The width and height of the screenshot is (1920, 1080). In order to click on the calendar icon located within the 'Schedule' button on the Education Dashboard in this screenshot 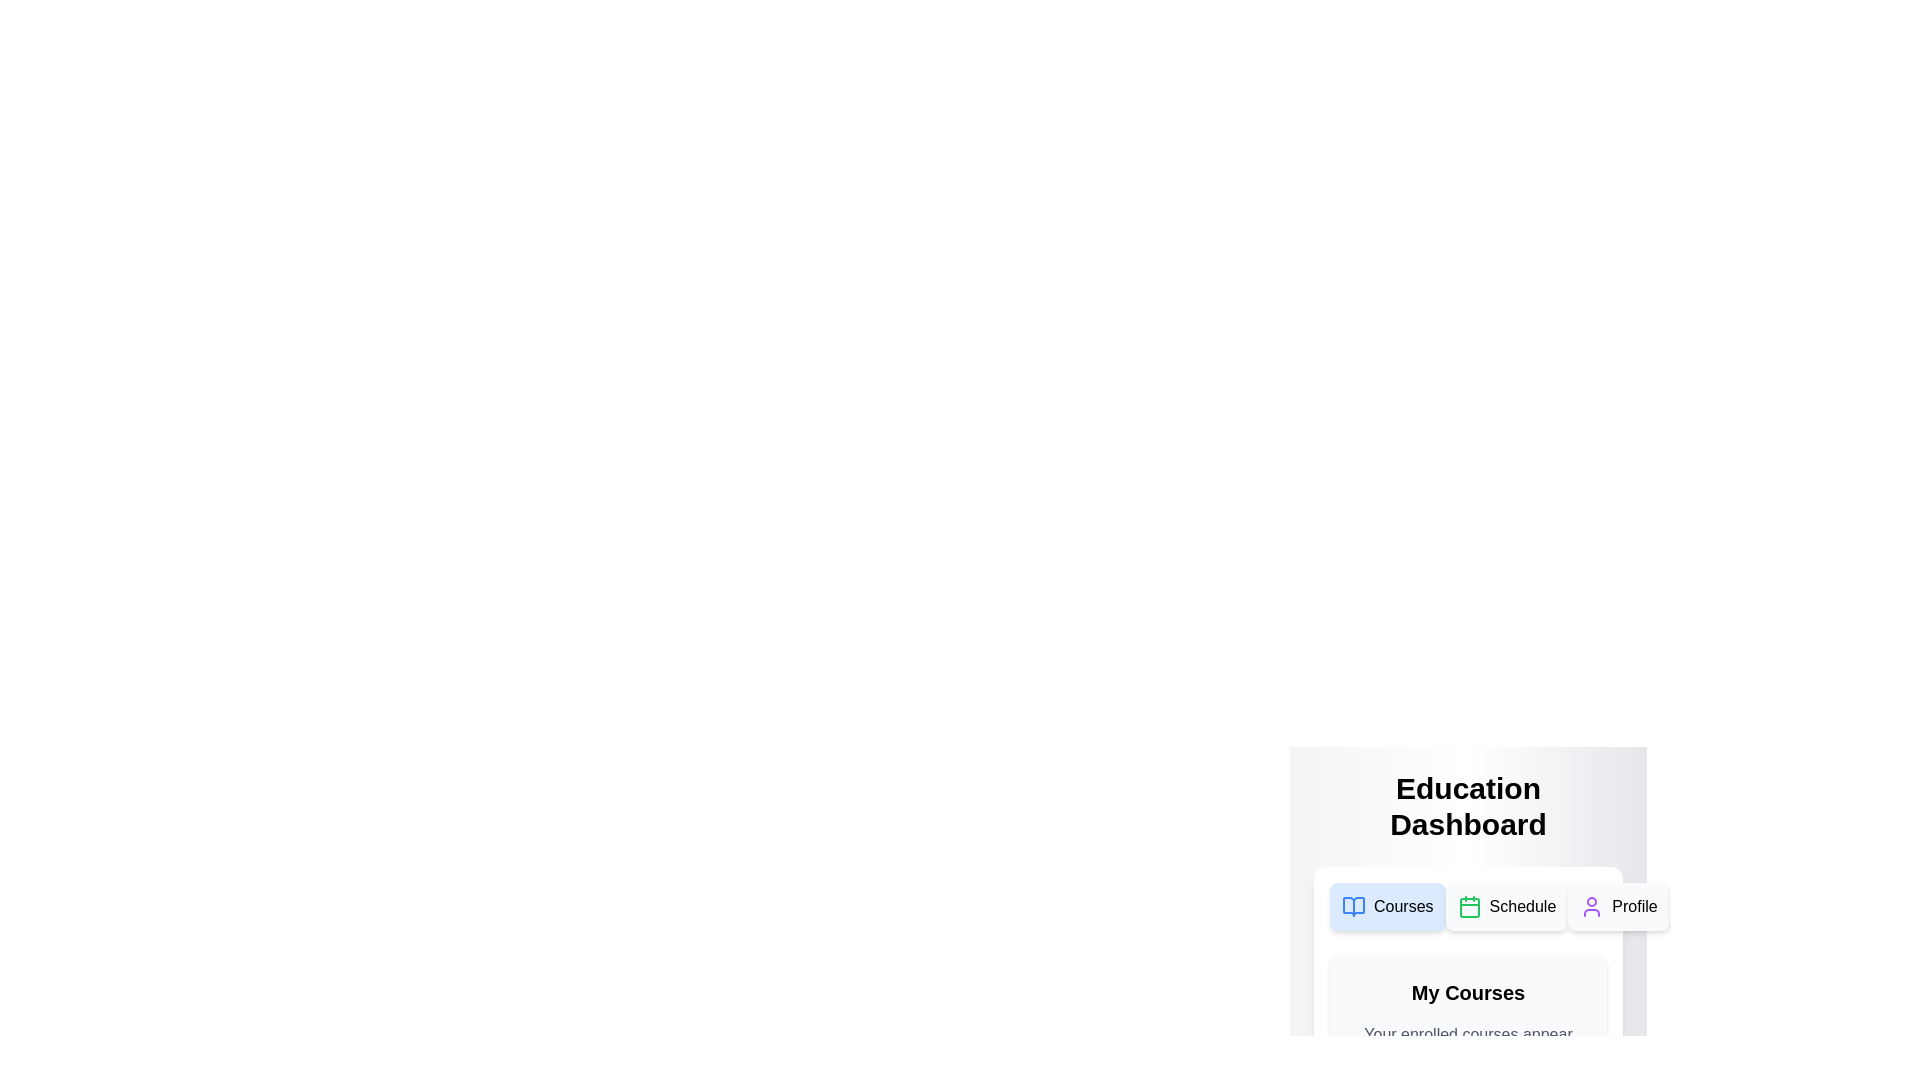, I will do `click(1469, 906)`.